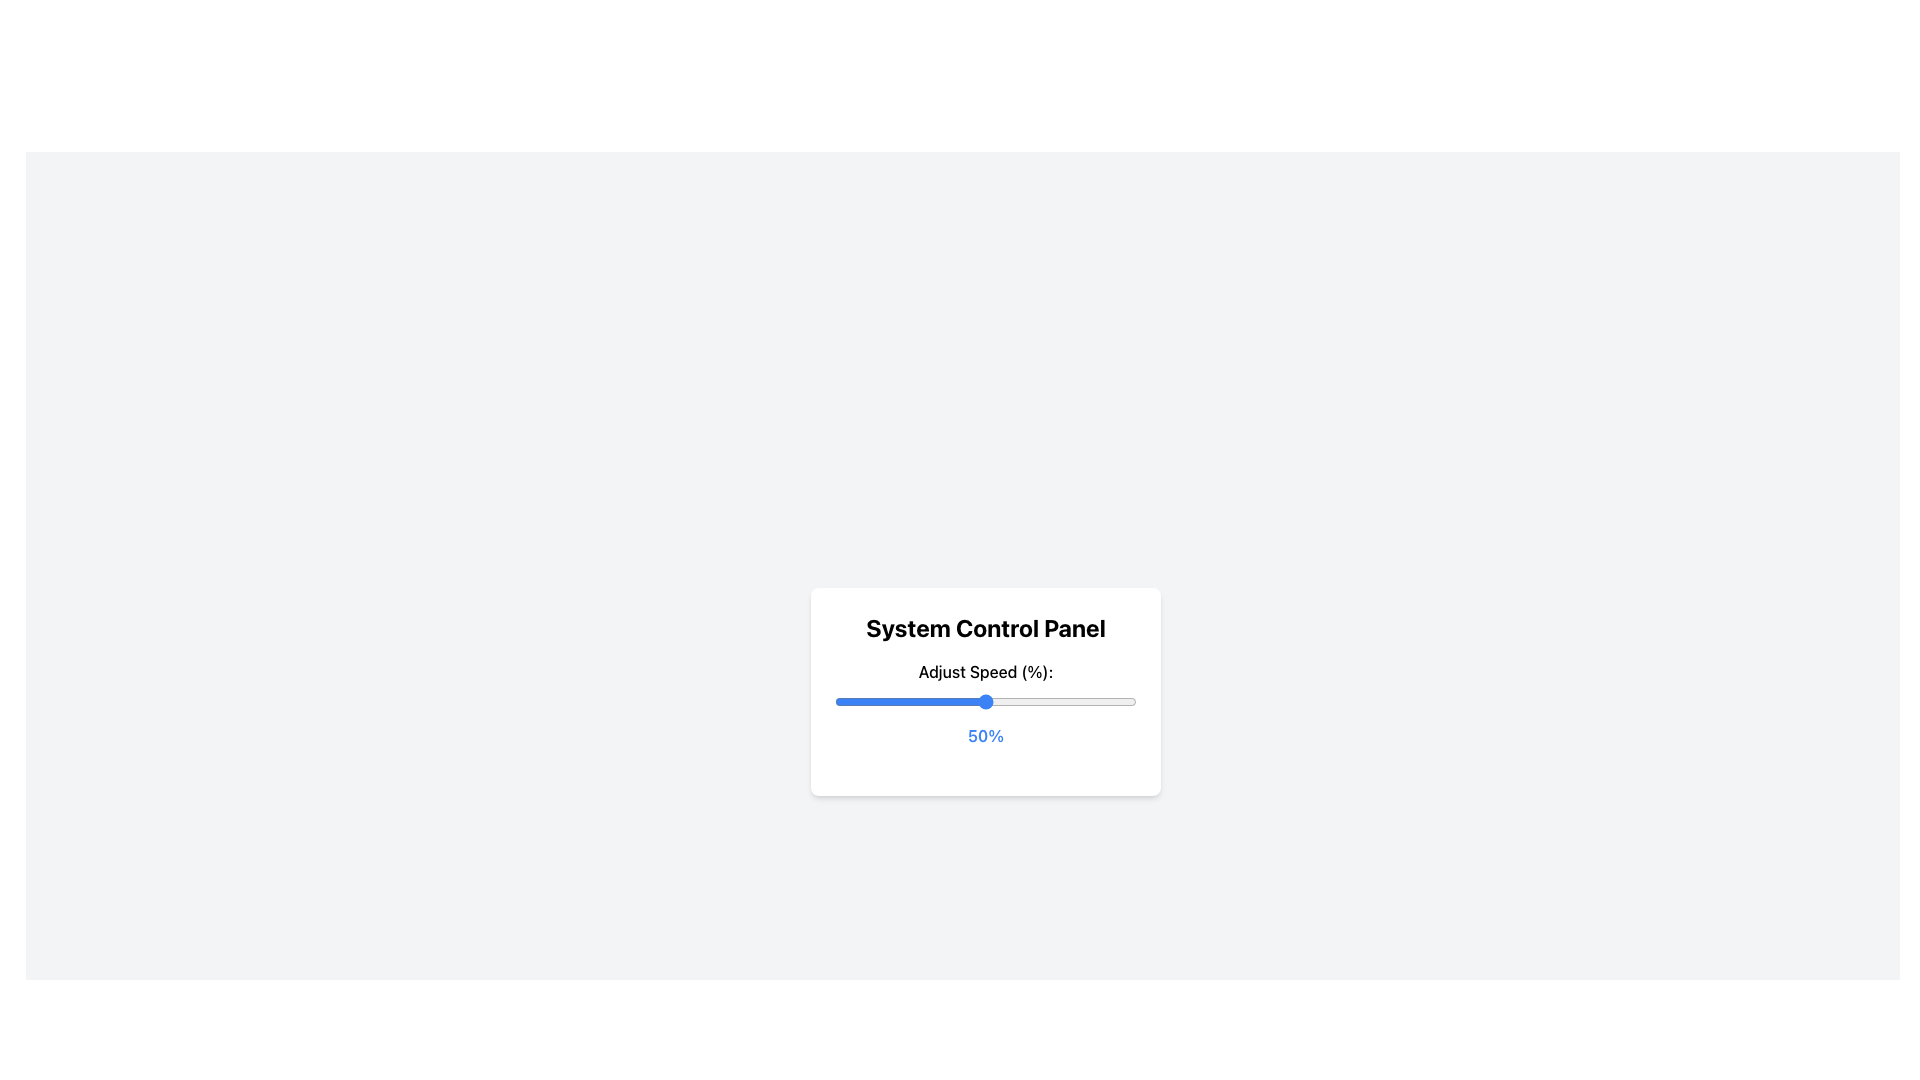 This screenshot has width=1920, height=1080. What do you see at coordinates (1117, 701) in the screenshot?
I see `the slider value` at bounding box center [1117, 701].